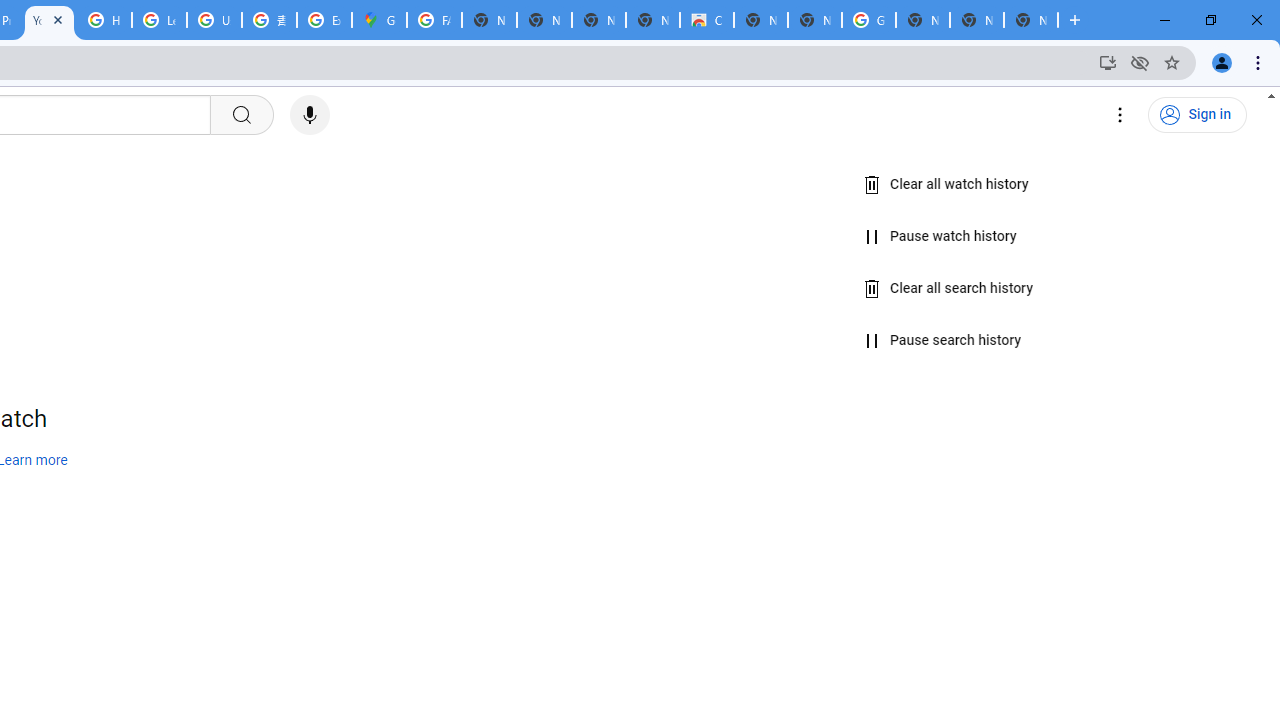 This screenshot has height=720, width=1280. What do you see at coordinates (948, 288) in the screenshot?
I see `'Clear all search history'` at bounding box center [948, 288].